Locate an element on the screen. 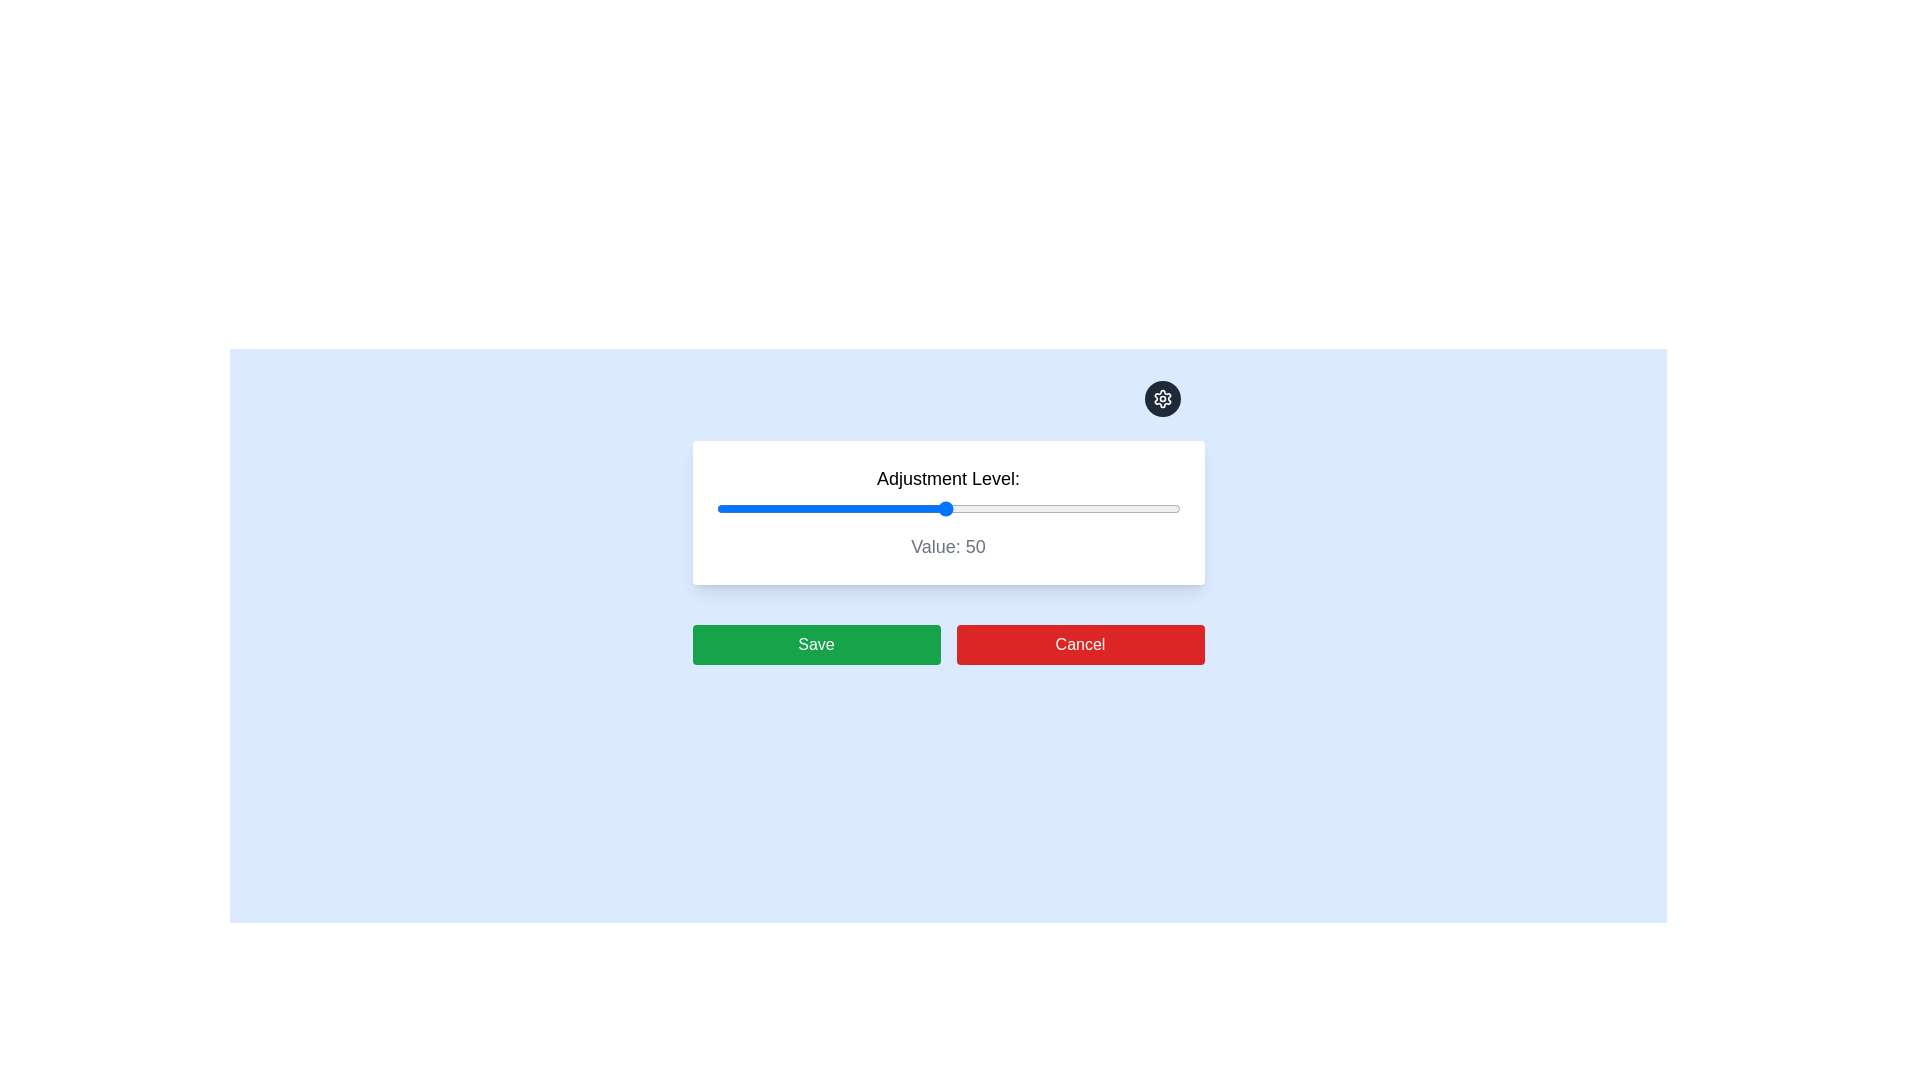  the 'Settings' icon located at the top-right corner of the interface is located at coordinates (1162, 398).